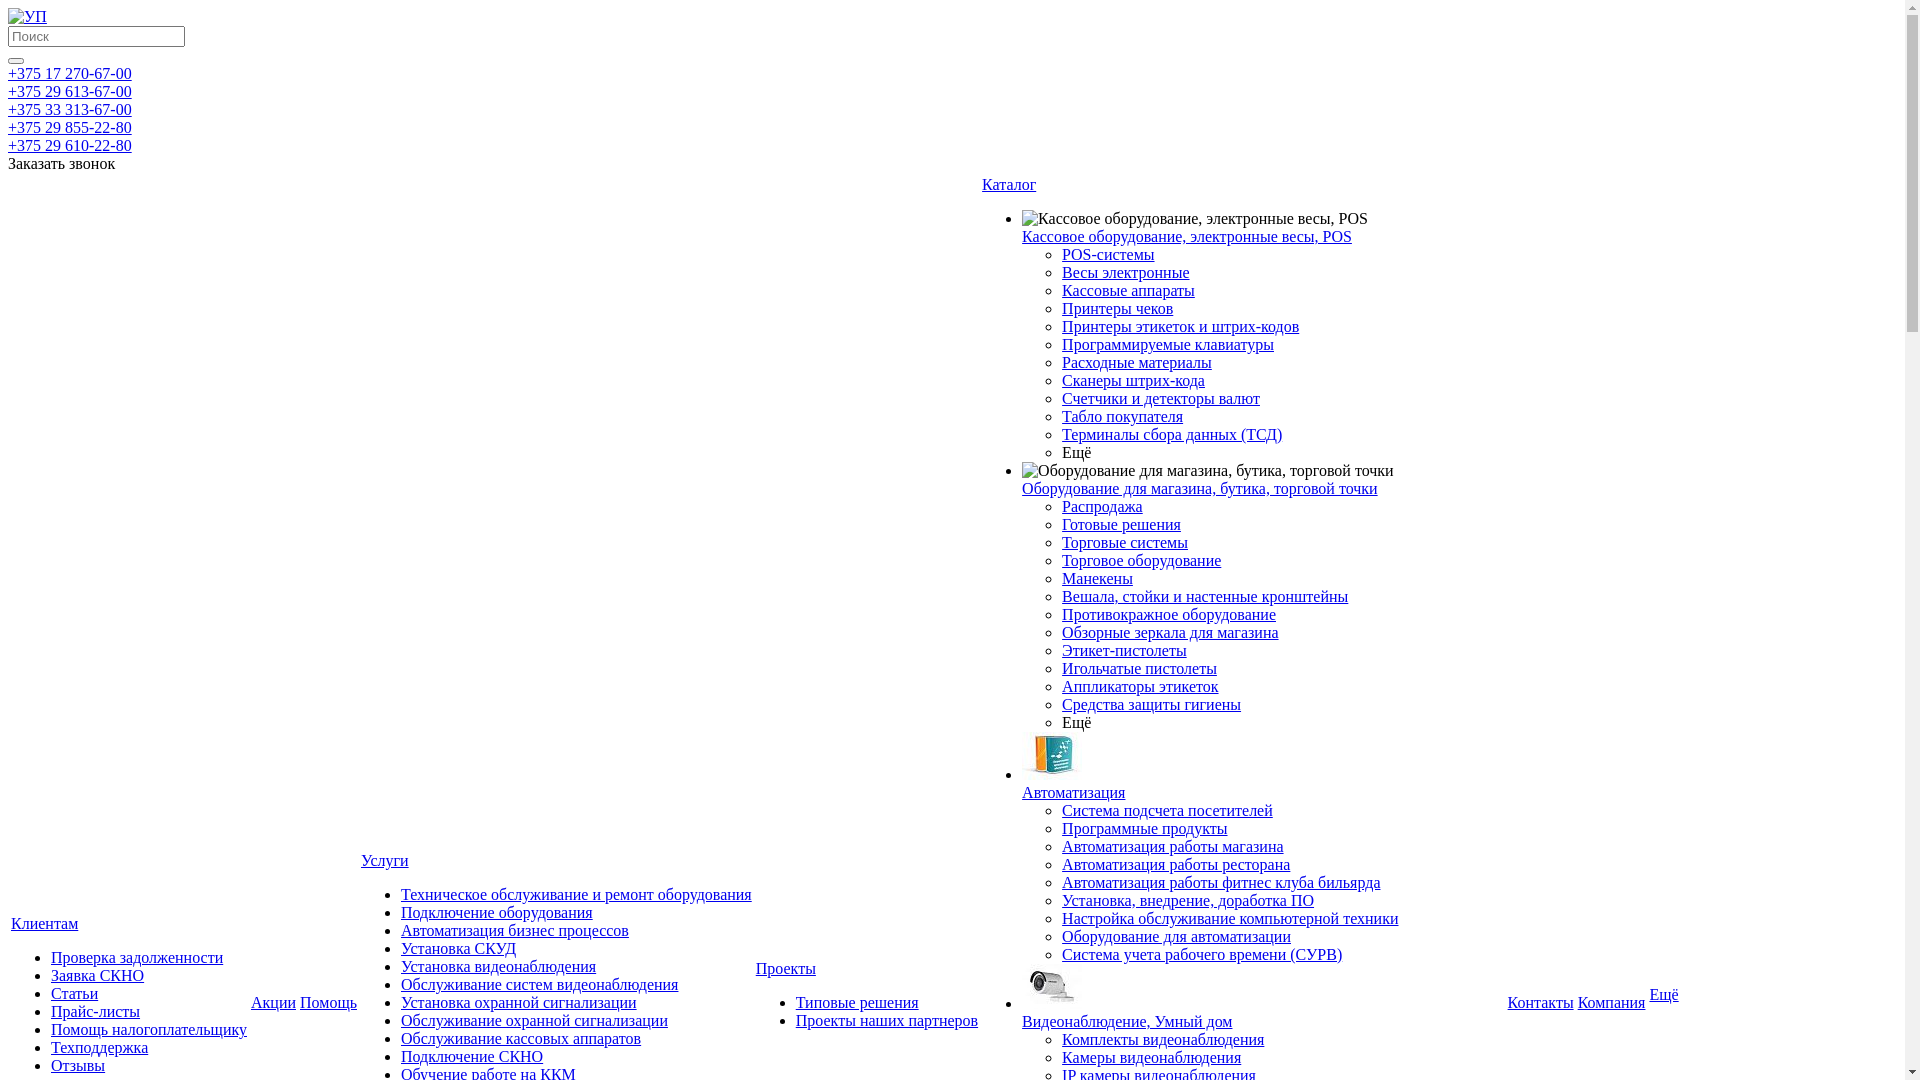 This screenshot has height=1080, width=1920. I want to click on '+375 33 313-67-00', so click(70, 109).